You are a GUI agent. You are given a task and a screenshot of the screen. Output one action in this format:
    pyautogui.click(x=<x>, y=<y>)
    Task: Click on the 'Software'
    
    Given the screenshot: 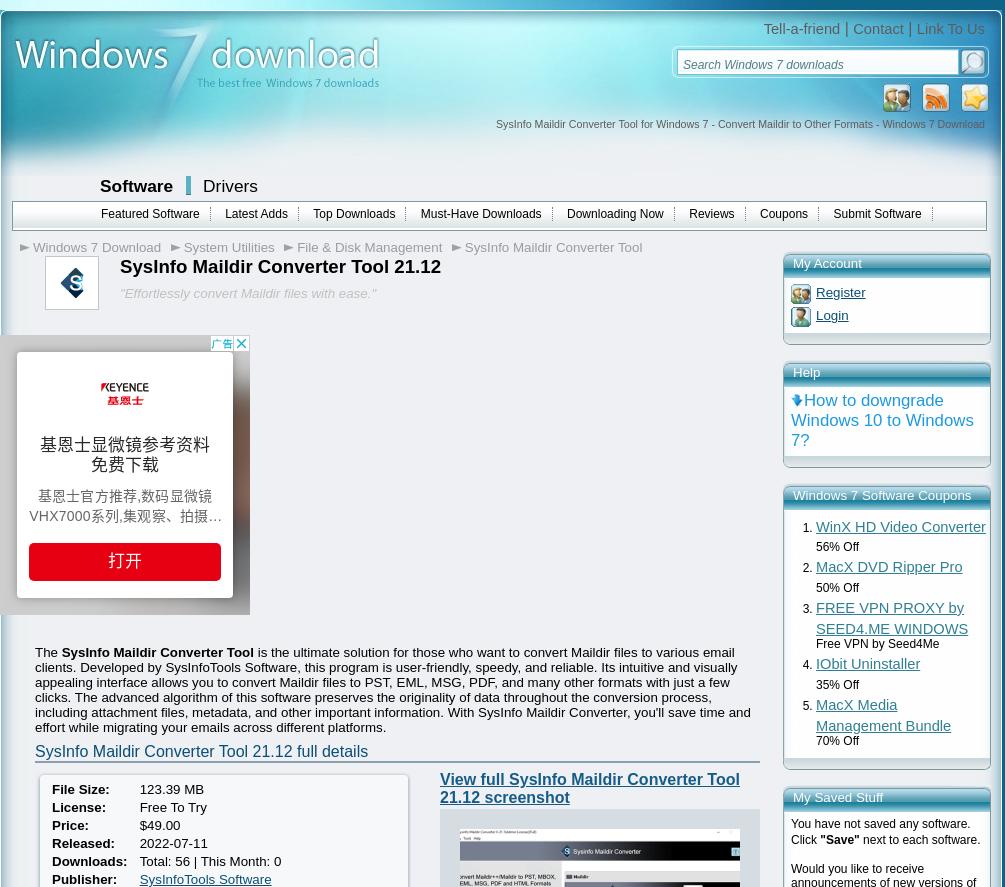 What is the action you would take?
    pyautogui.click(x=136, y=185)
    